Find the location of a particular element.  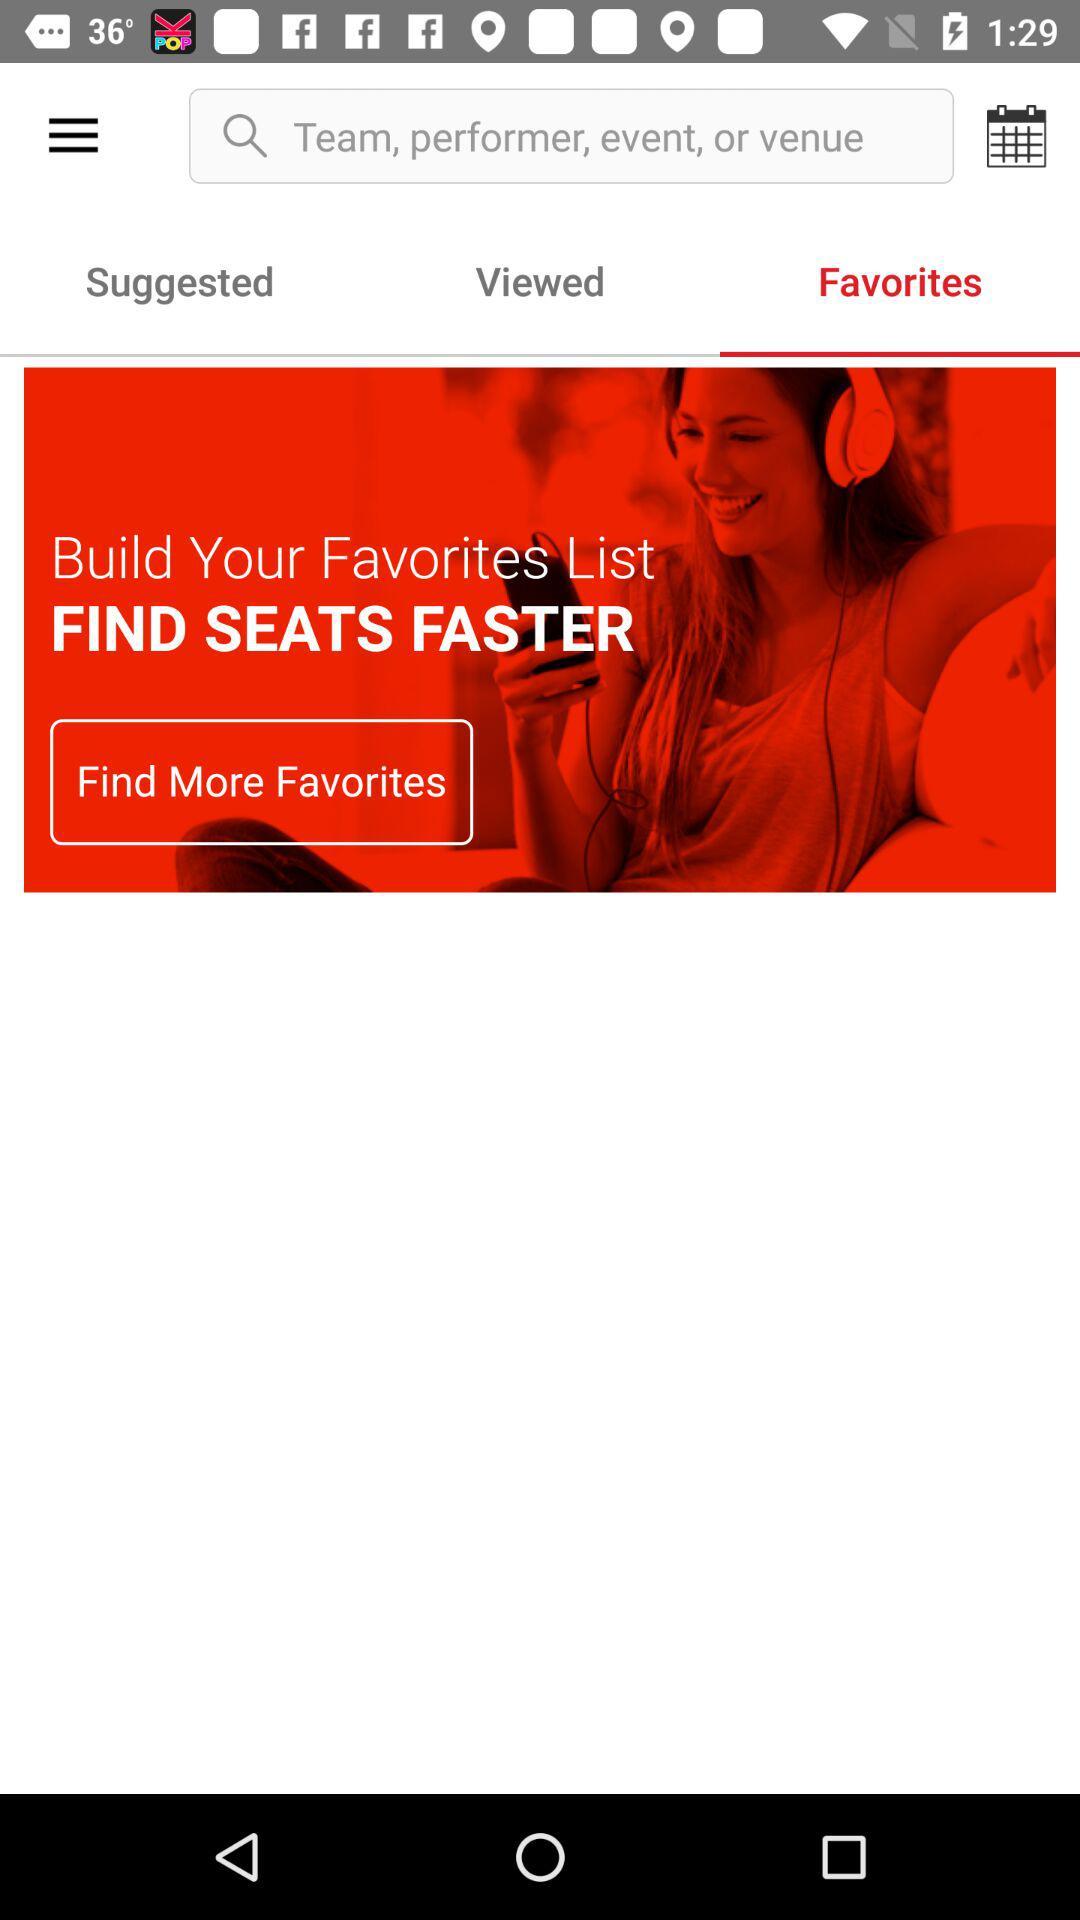

the icon next to the favorites icon is located at coordinates (540, 279).